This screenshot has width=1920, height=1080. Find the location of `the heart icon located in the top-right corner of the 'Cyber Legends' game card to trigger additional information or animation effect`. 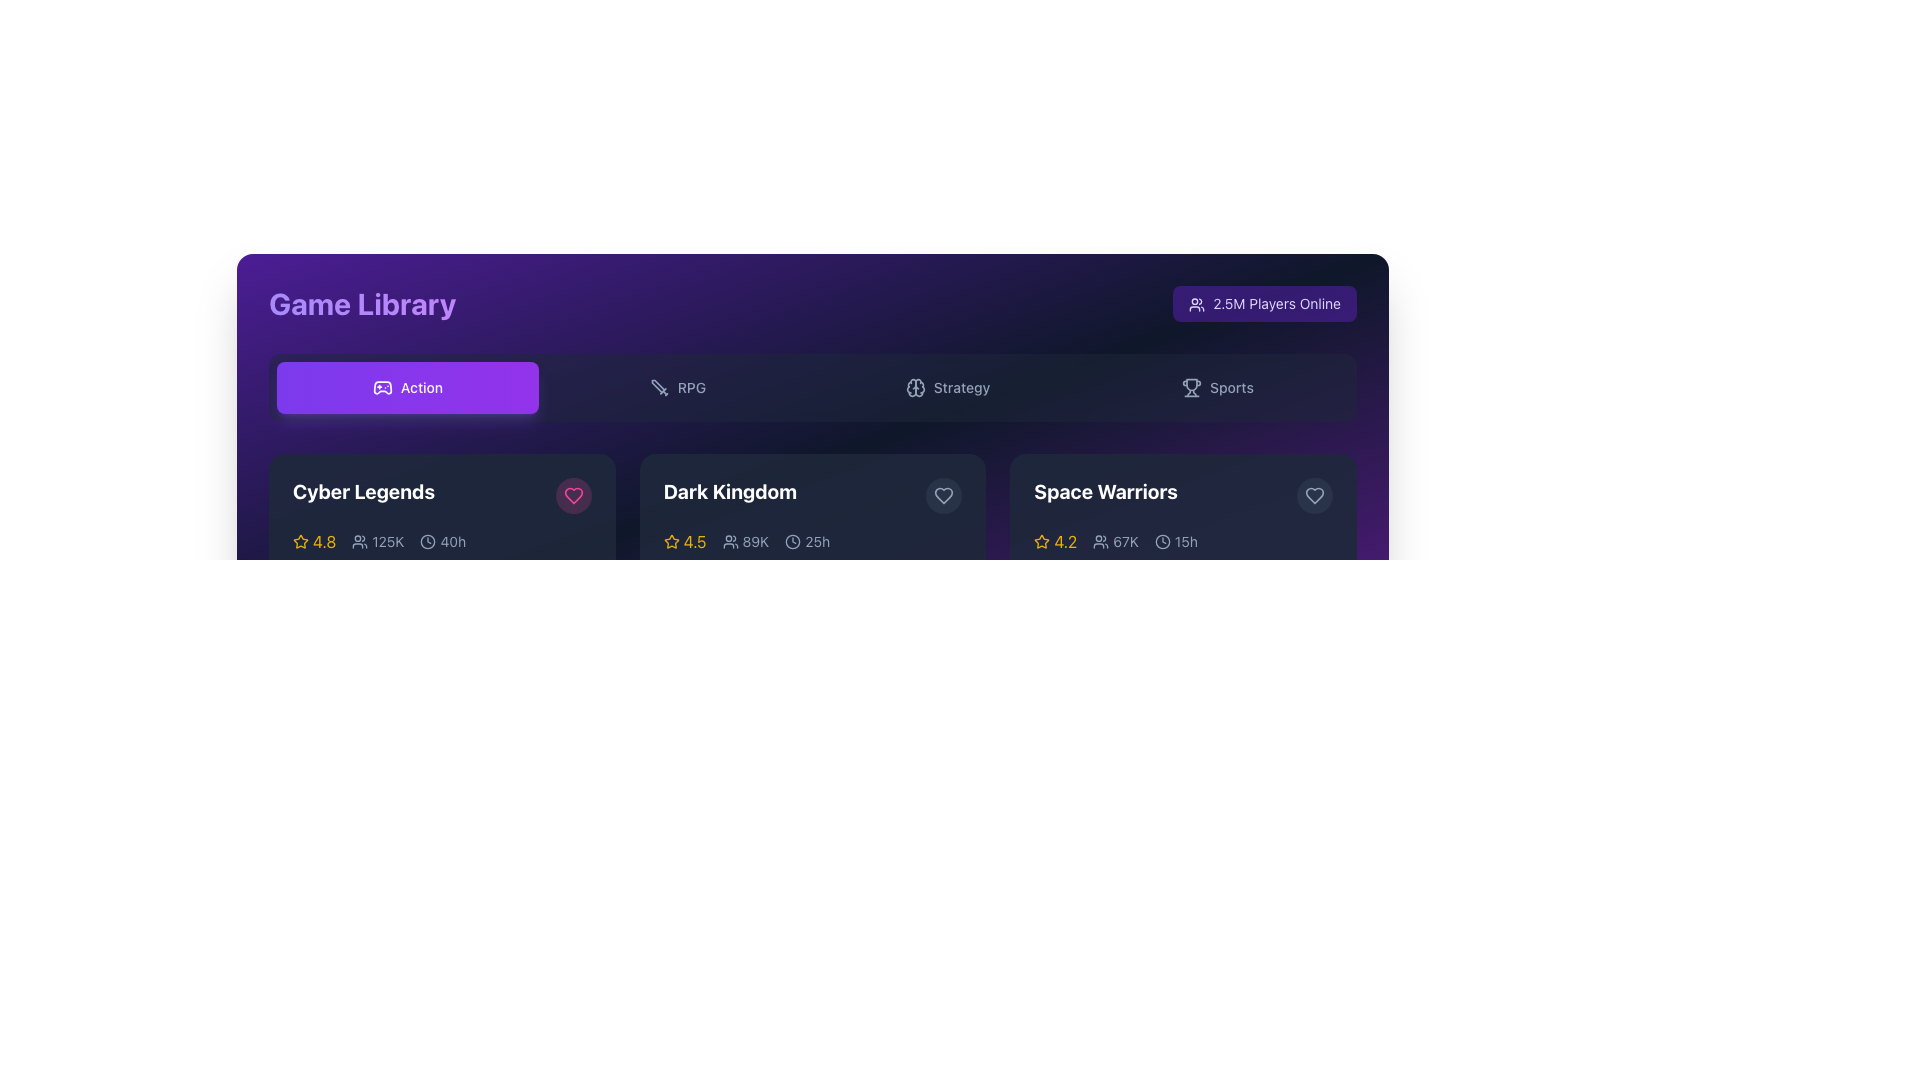

the heart icon located in the top-right corner of the 'Cyber Legends' game card to trigger additional information or animation effect is located at coordinates (572, 495).